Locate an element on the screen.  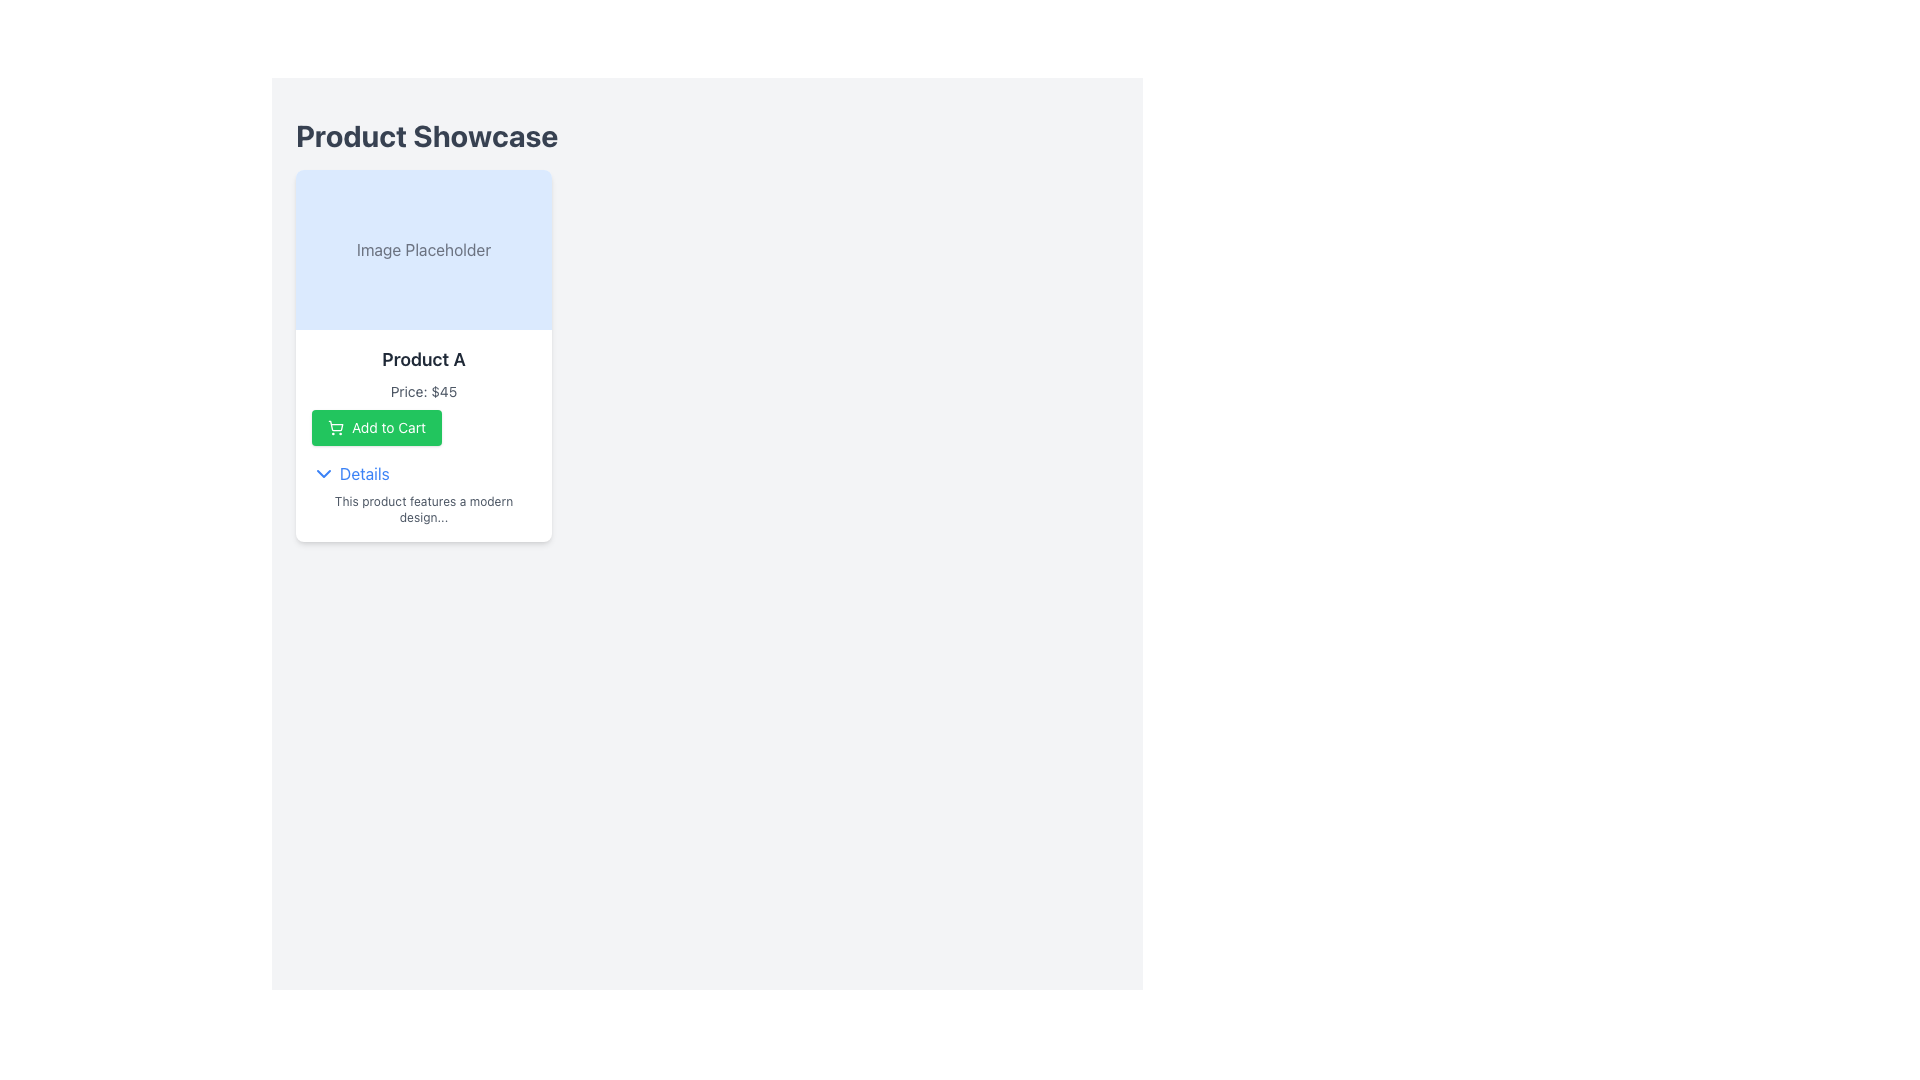
the 'Add to Cart' button, which is a green rectangular button with rounded edges located below the price '$45' and above the 'Details' link is located at coordinates (377, 427).